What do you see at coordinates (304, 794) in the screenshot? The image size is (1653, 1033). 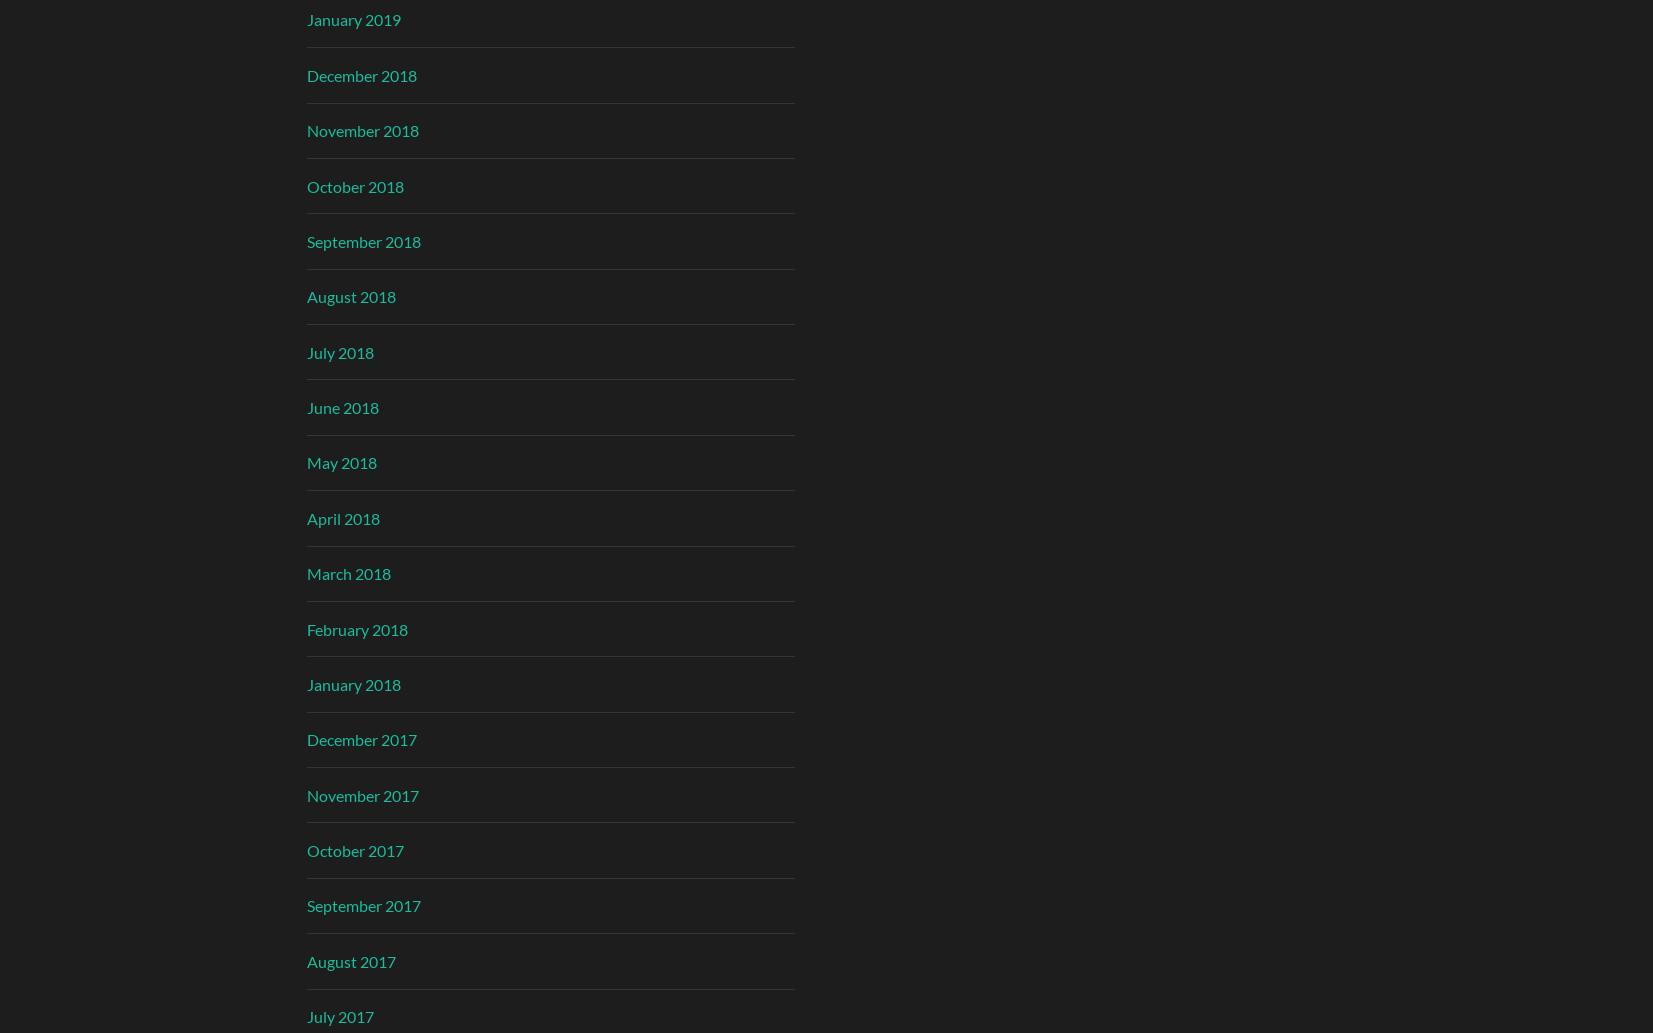 I see `'November 2017'` at bounding box center [304, 794].